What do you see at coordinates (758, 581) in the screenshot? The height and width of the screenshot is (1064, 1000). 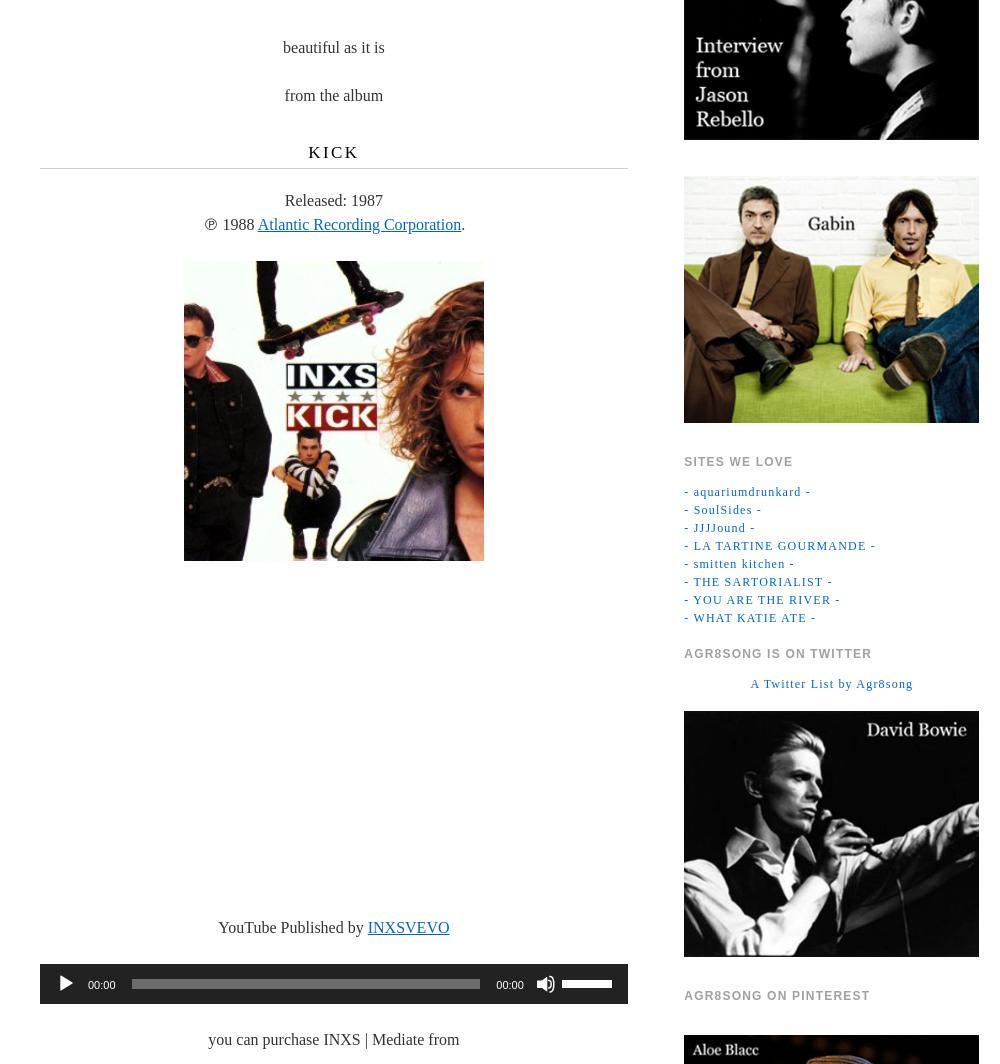 I see `'- THE SARTORIALIST -'` at bounding box center [758, 581].